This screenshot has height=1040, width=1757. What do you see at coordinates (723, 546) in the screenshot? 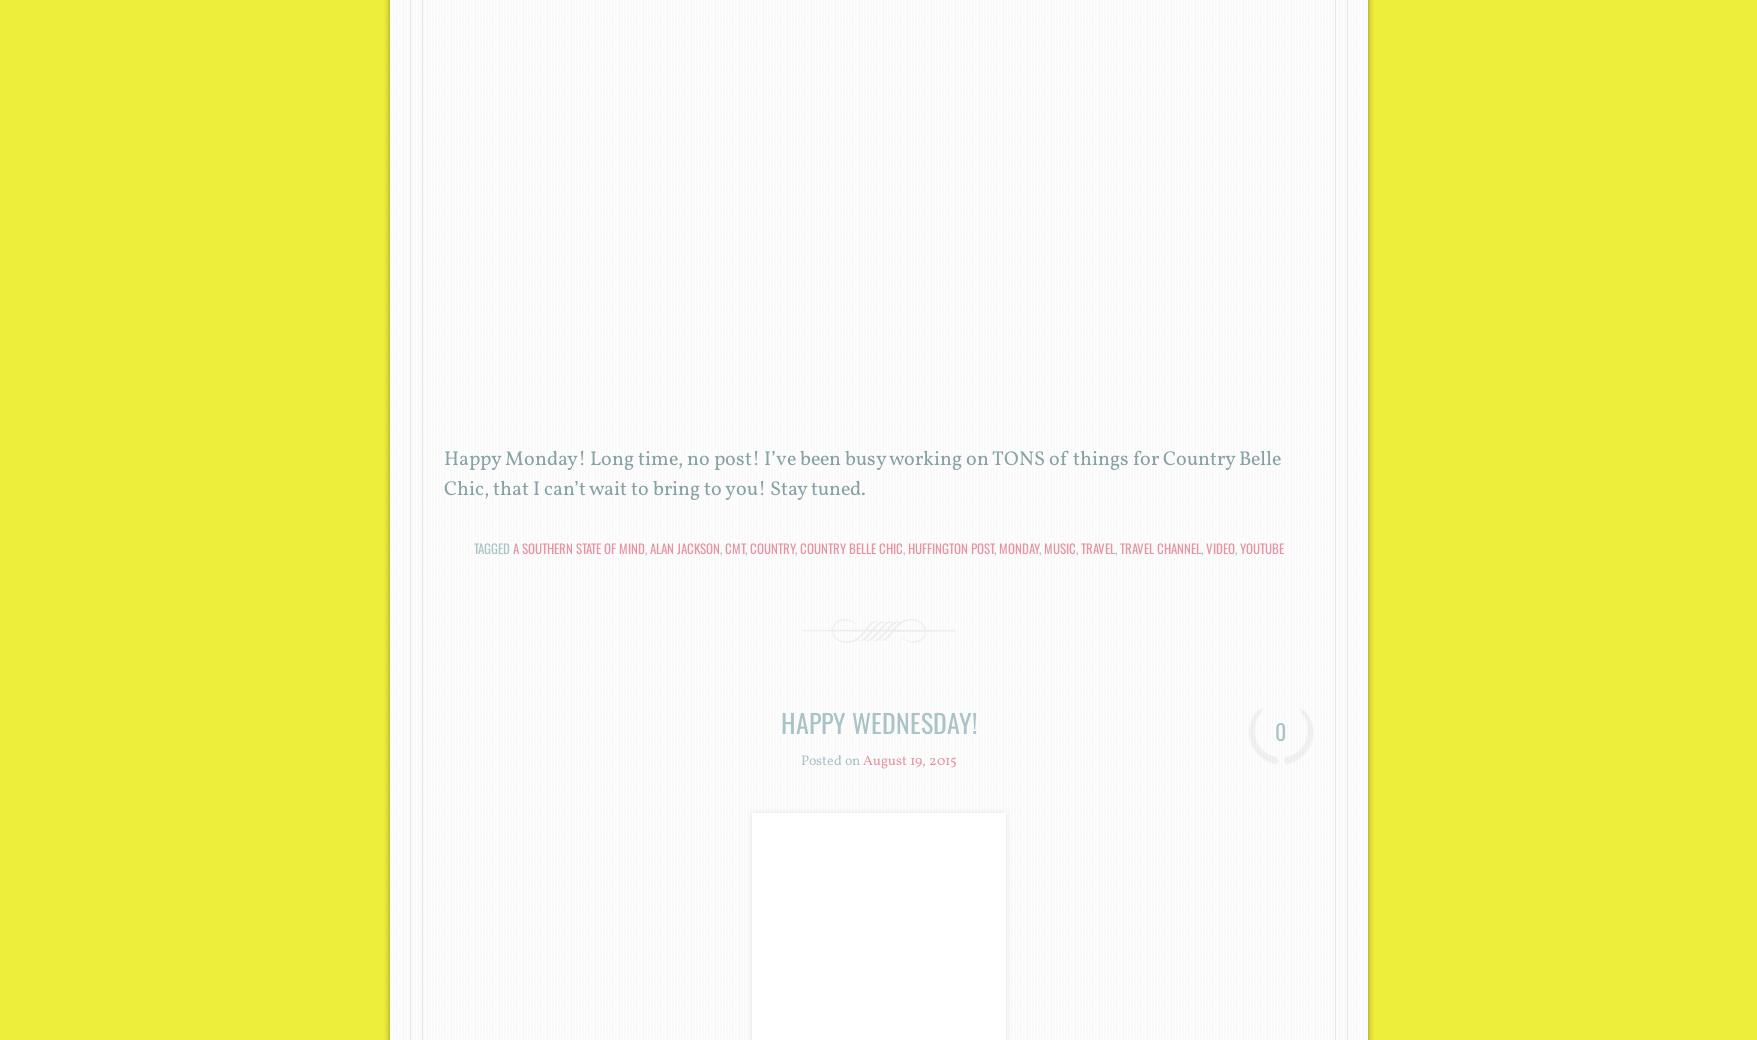
I see `'cmt'` at bounding box center [723, 546].